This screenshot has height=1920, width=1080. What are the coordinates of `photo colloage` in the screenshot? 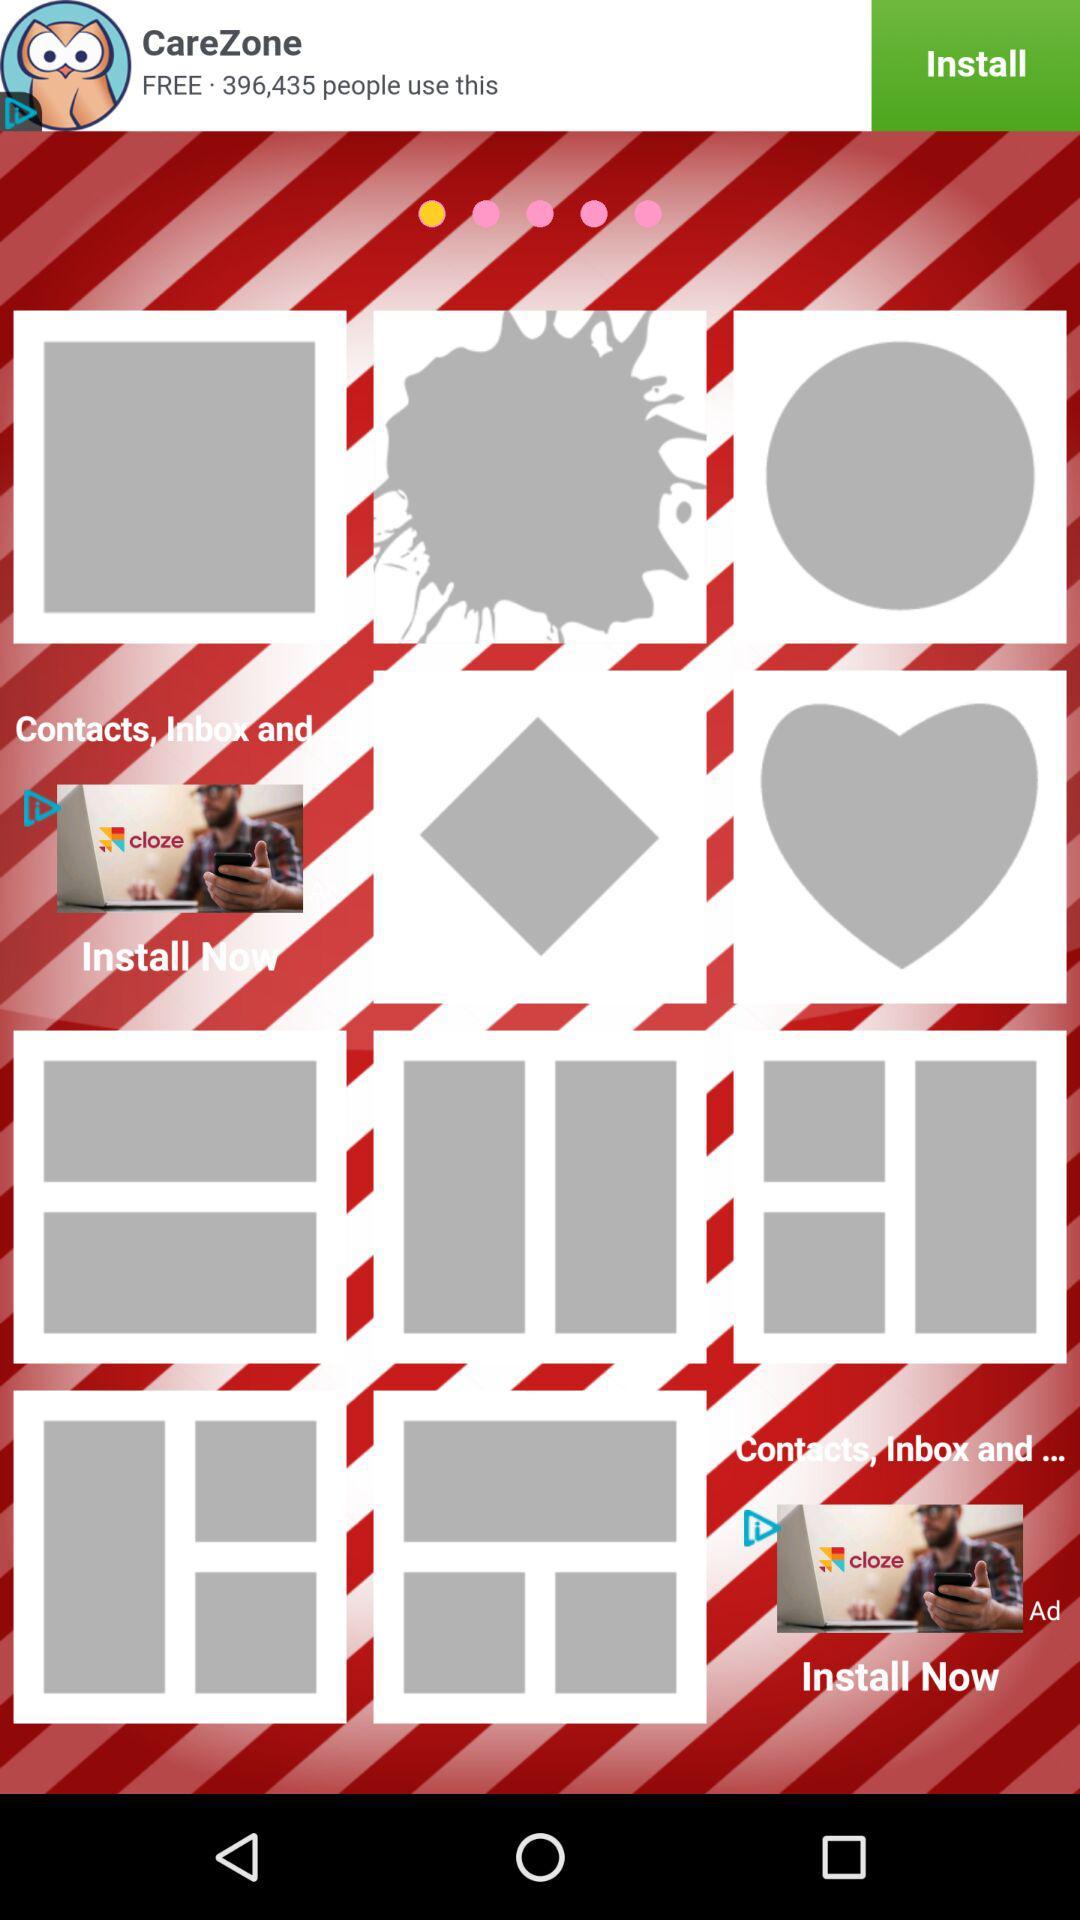 It's located at (180, 1555).